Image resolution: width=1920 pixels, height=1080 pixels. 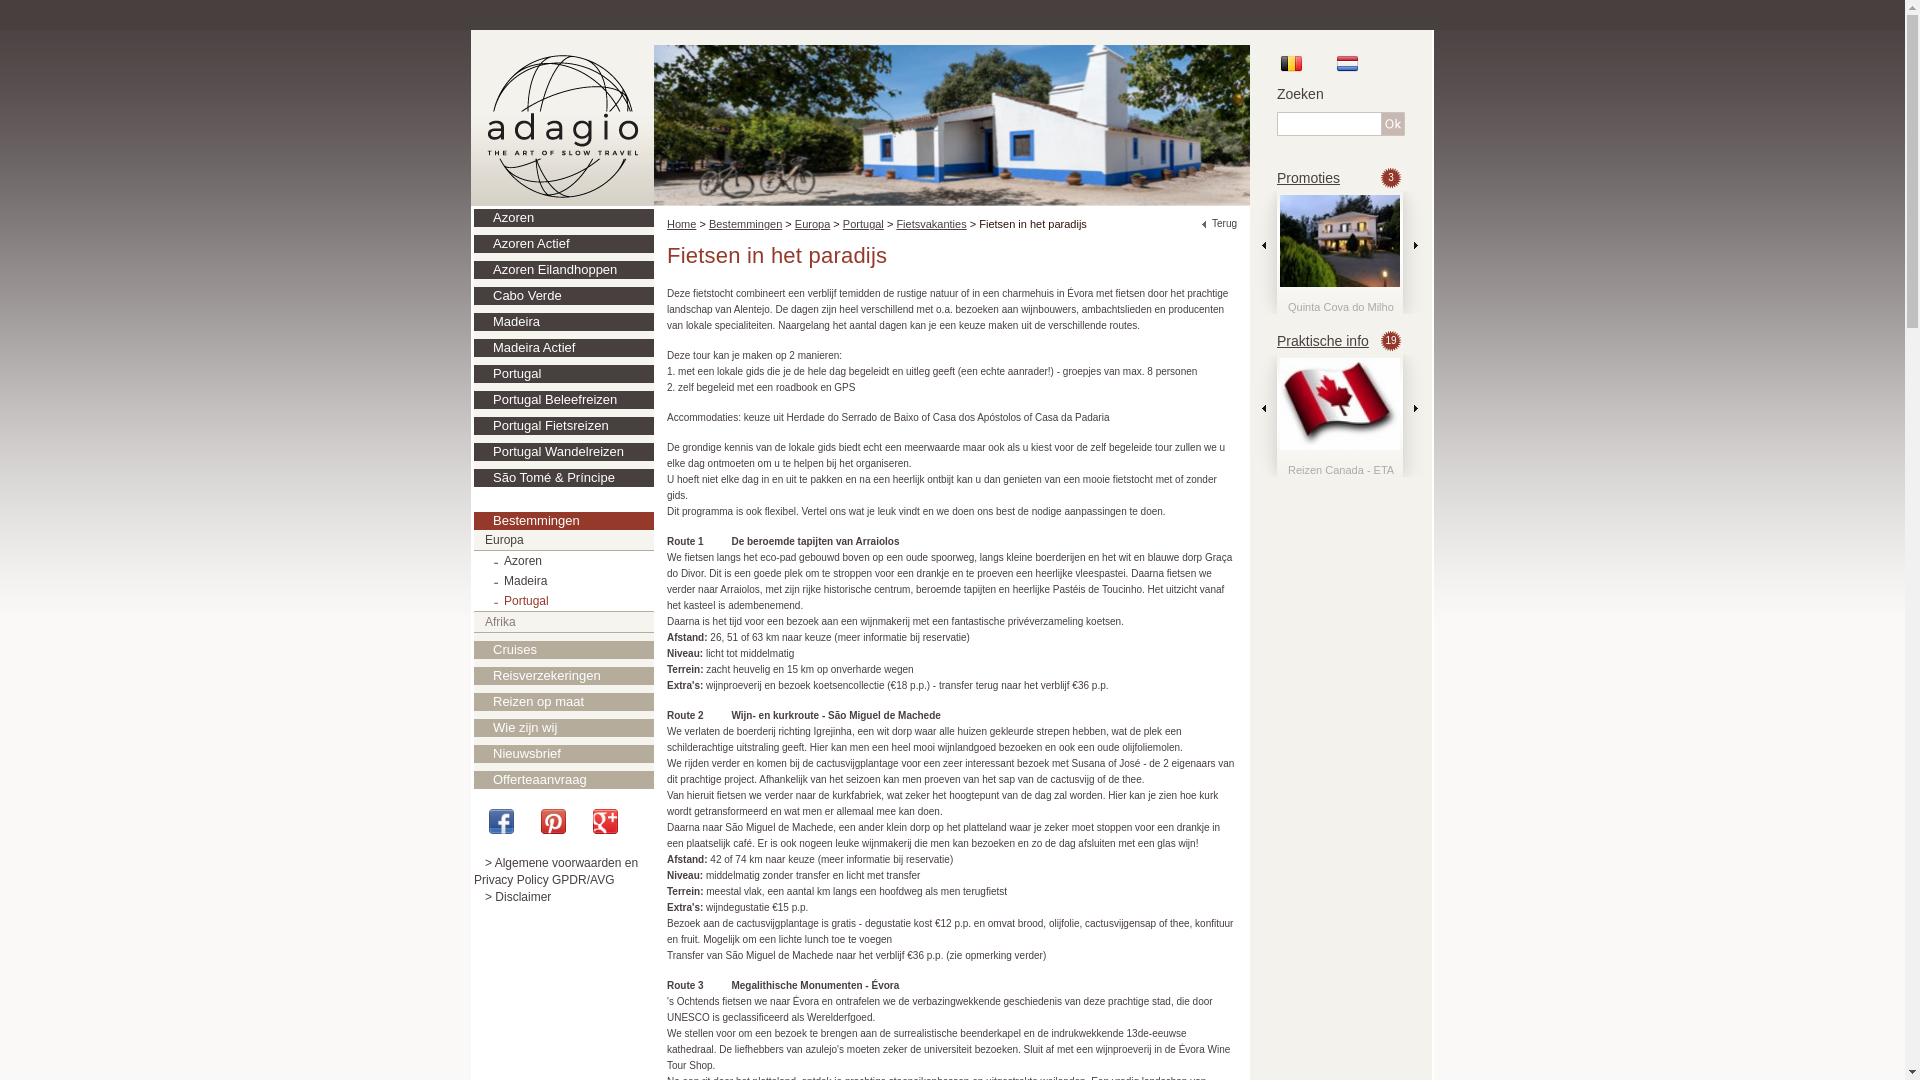 What do you see at coordinates (1339, 416) in the screenshot?
I see `'Vaccinaties'` at bounding box center [1339, 416].